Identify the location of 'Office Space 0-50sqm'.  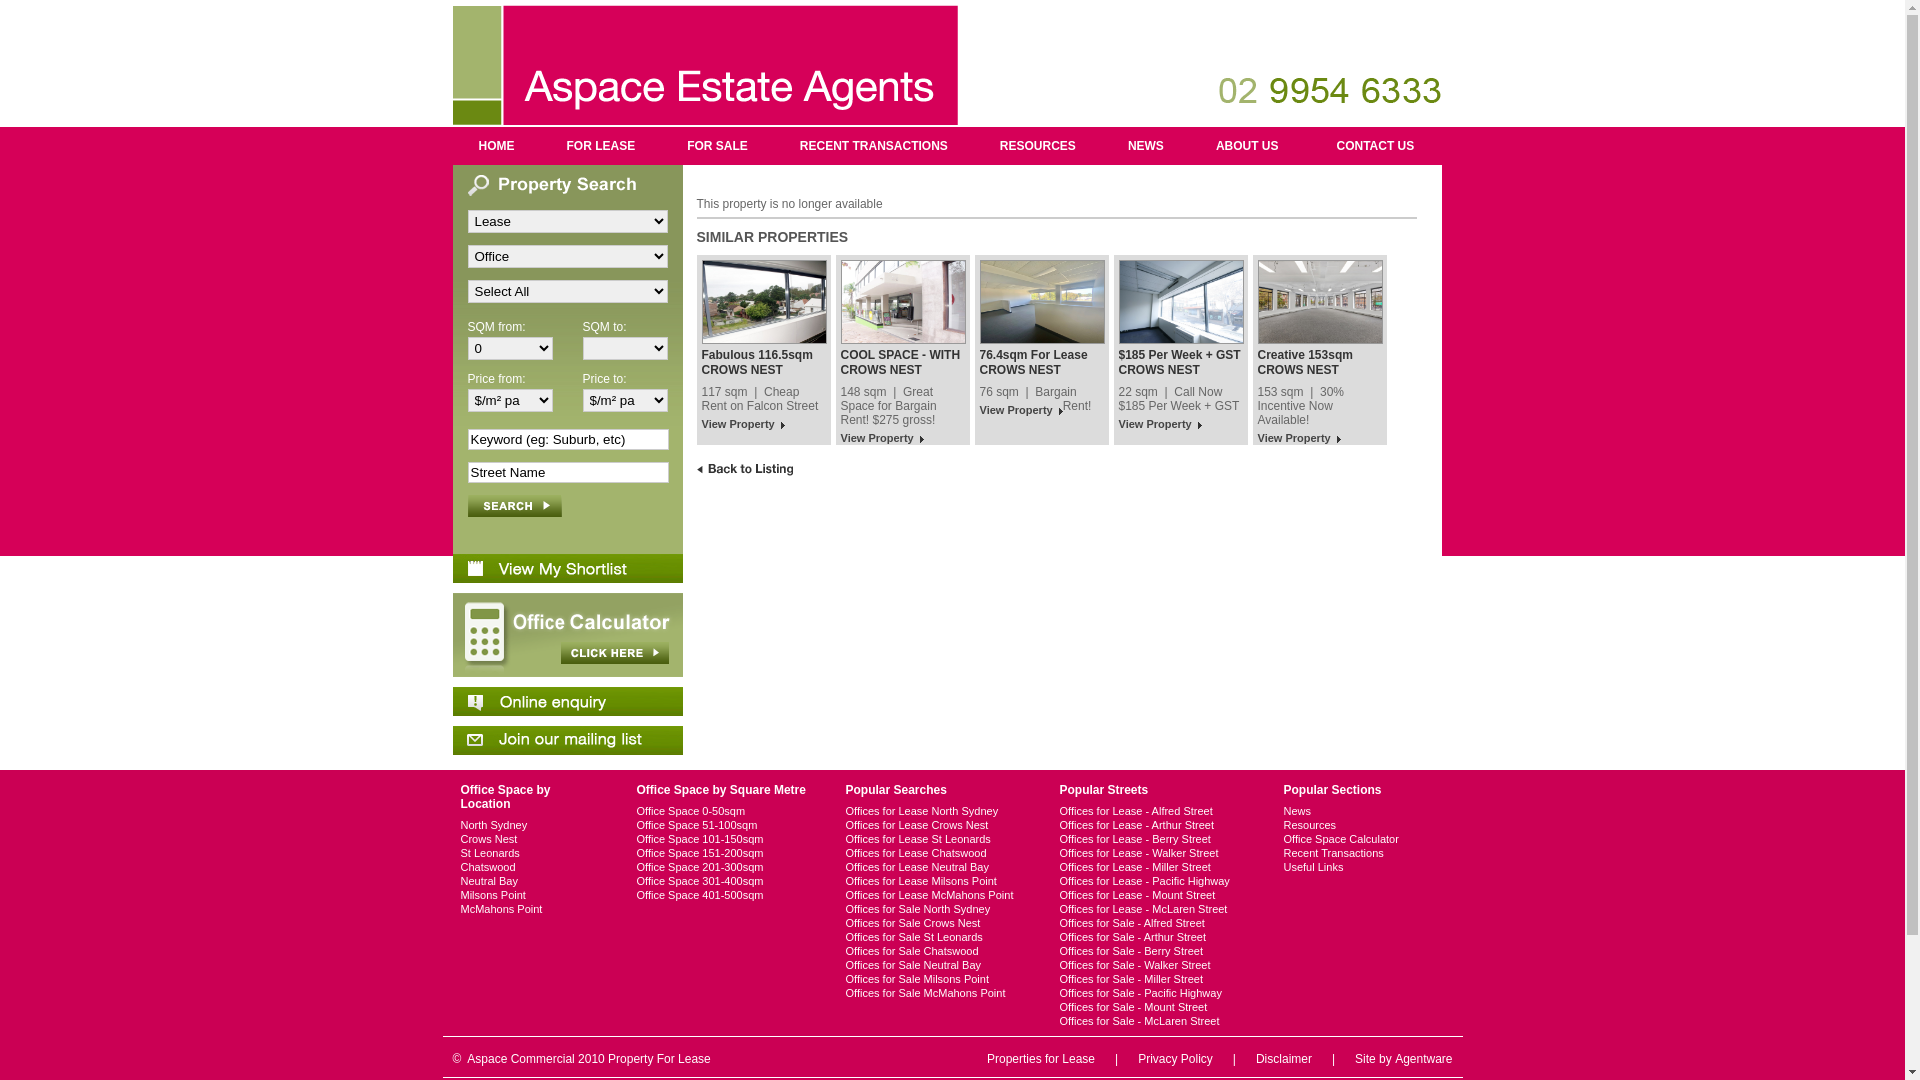
(722, 810).